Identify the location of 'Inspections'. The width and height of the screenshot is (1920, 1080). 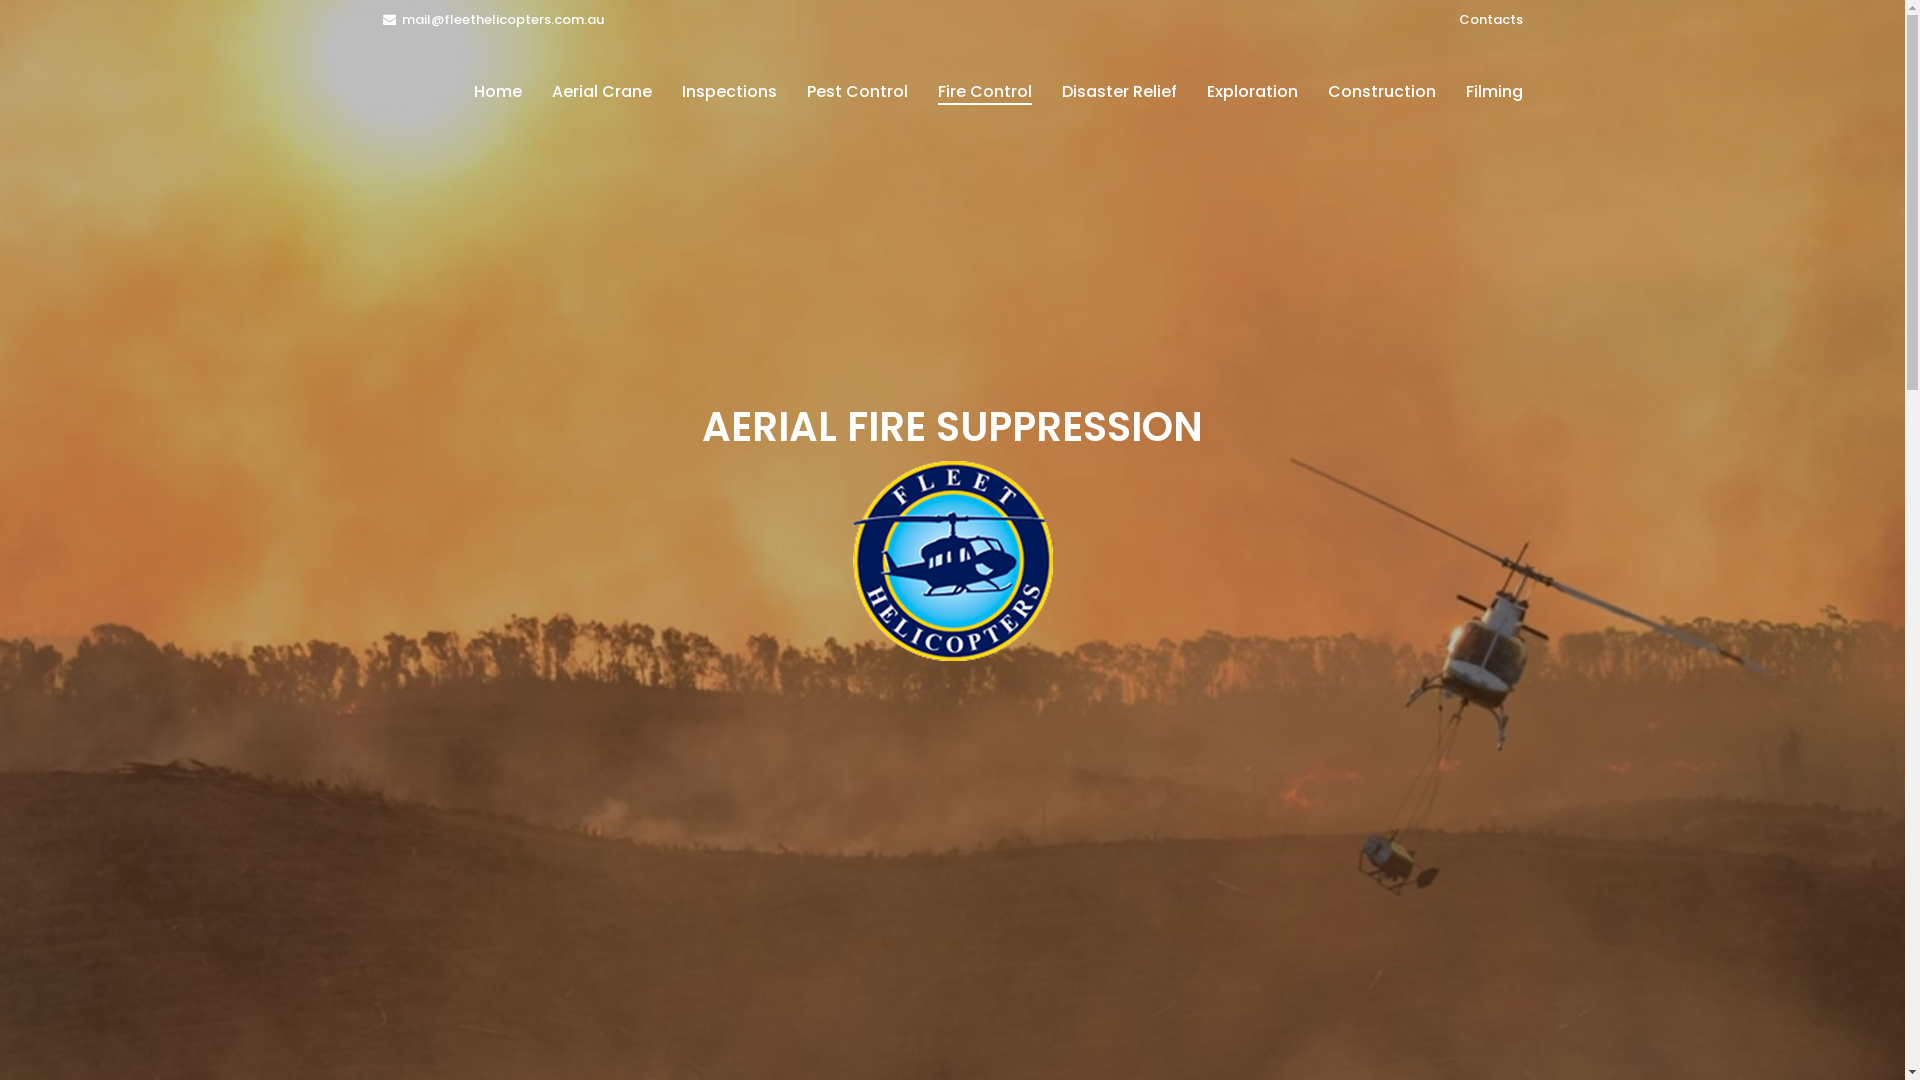
(727, 92).